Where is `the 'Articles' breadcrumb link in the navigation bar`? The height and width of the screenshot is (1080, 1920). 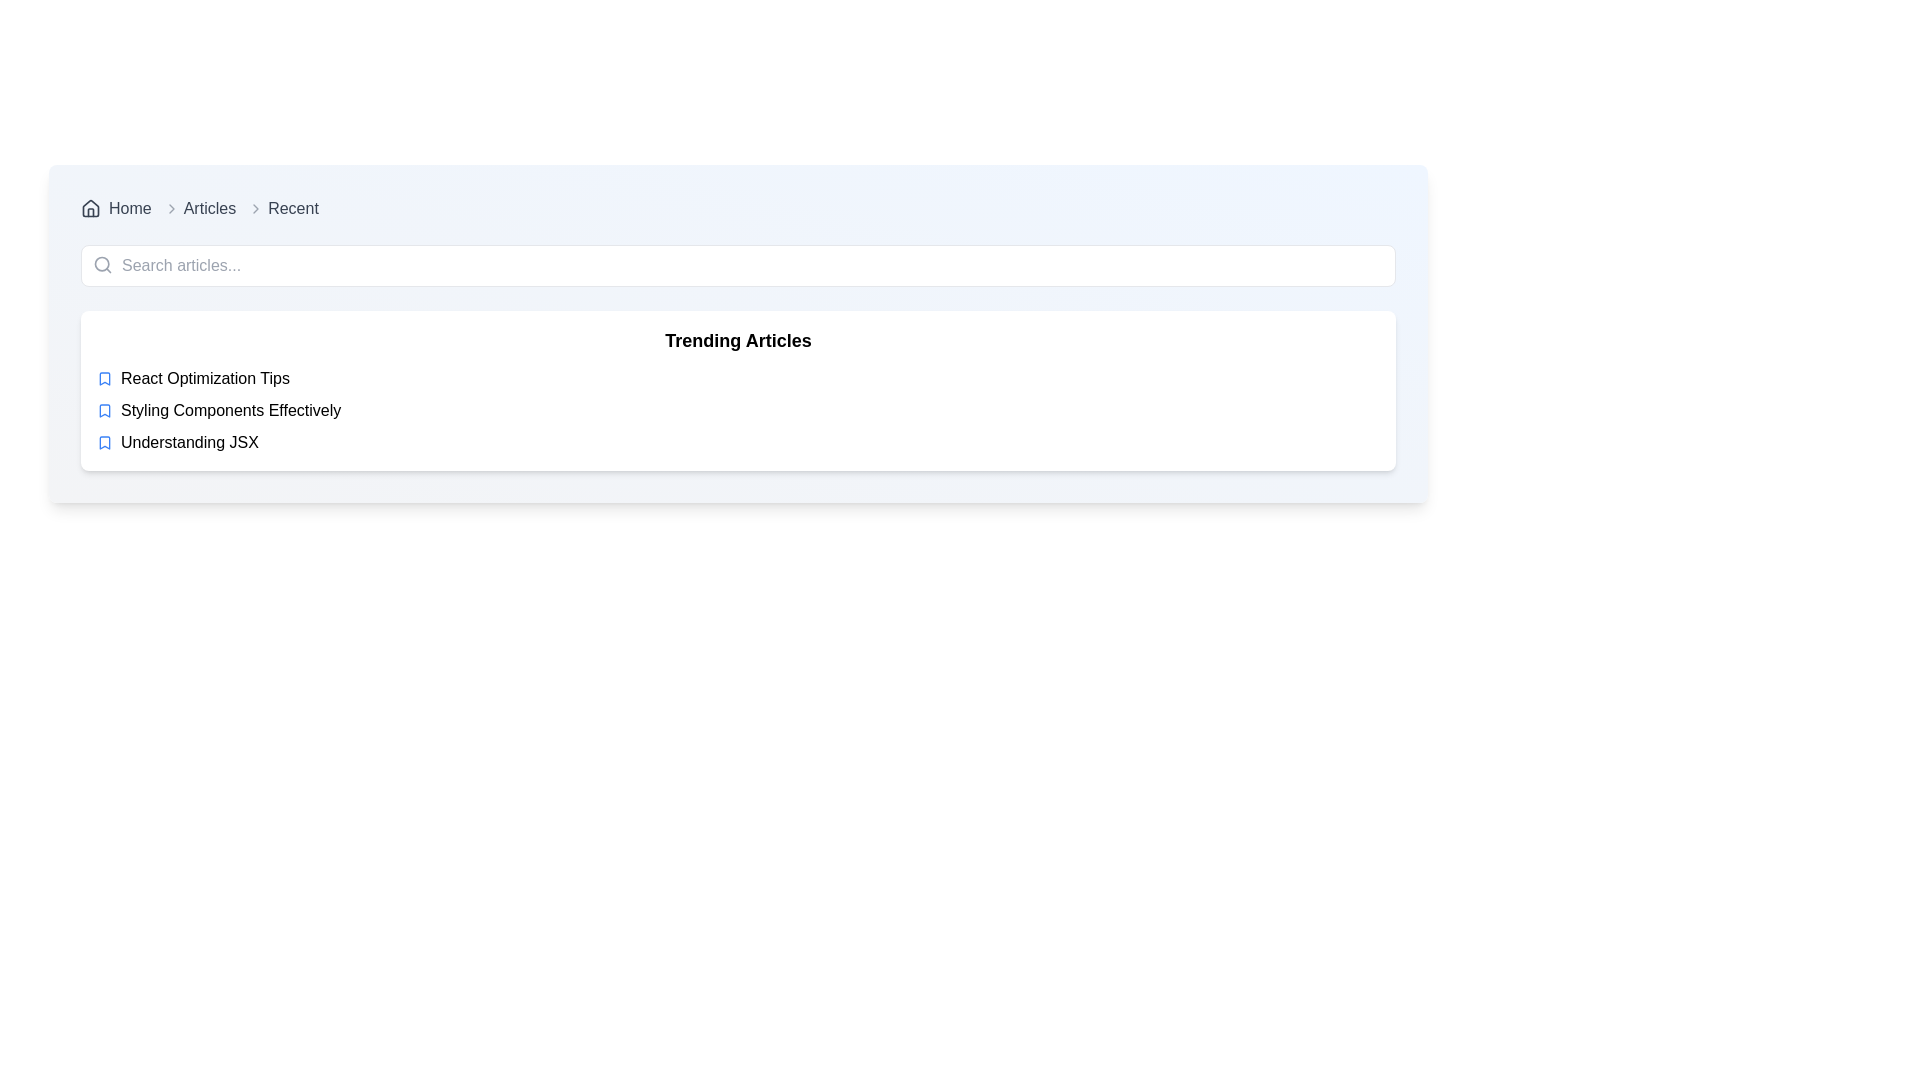
the 'Articles' breadcrumb link in the navigation bar is located at coordinates (197, 208).